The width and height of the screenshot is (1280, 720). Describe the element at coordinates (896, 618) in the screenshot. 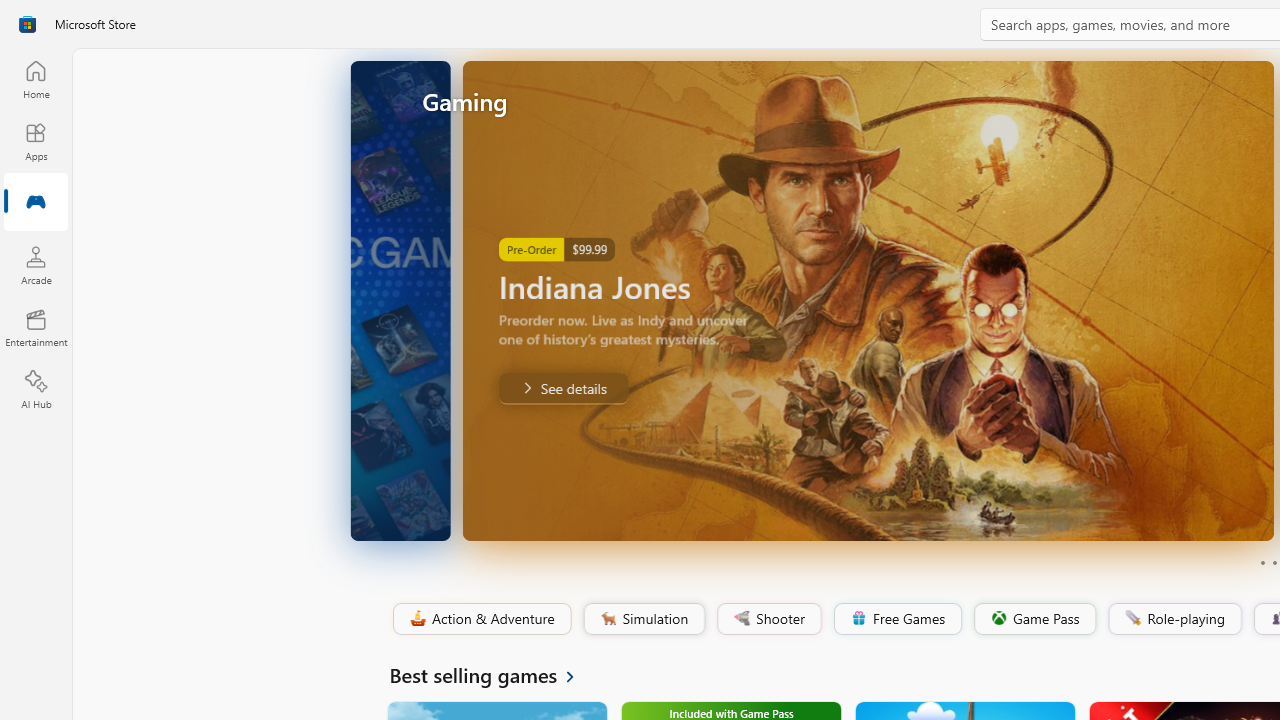

I see `'Free Games'` at that location.